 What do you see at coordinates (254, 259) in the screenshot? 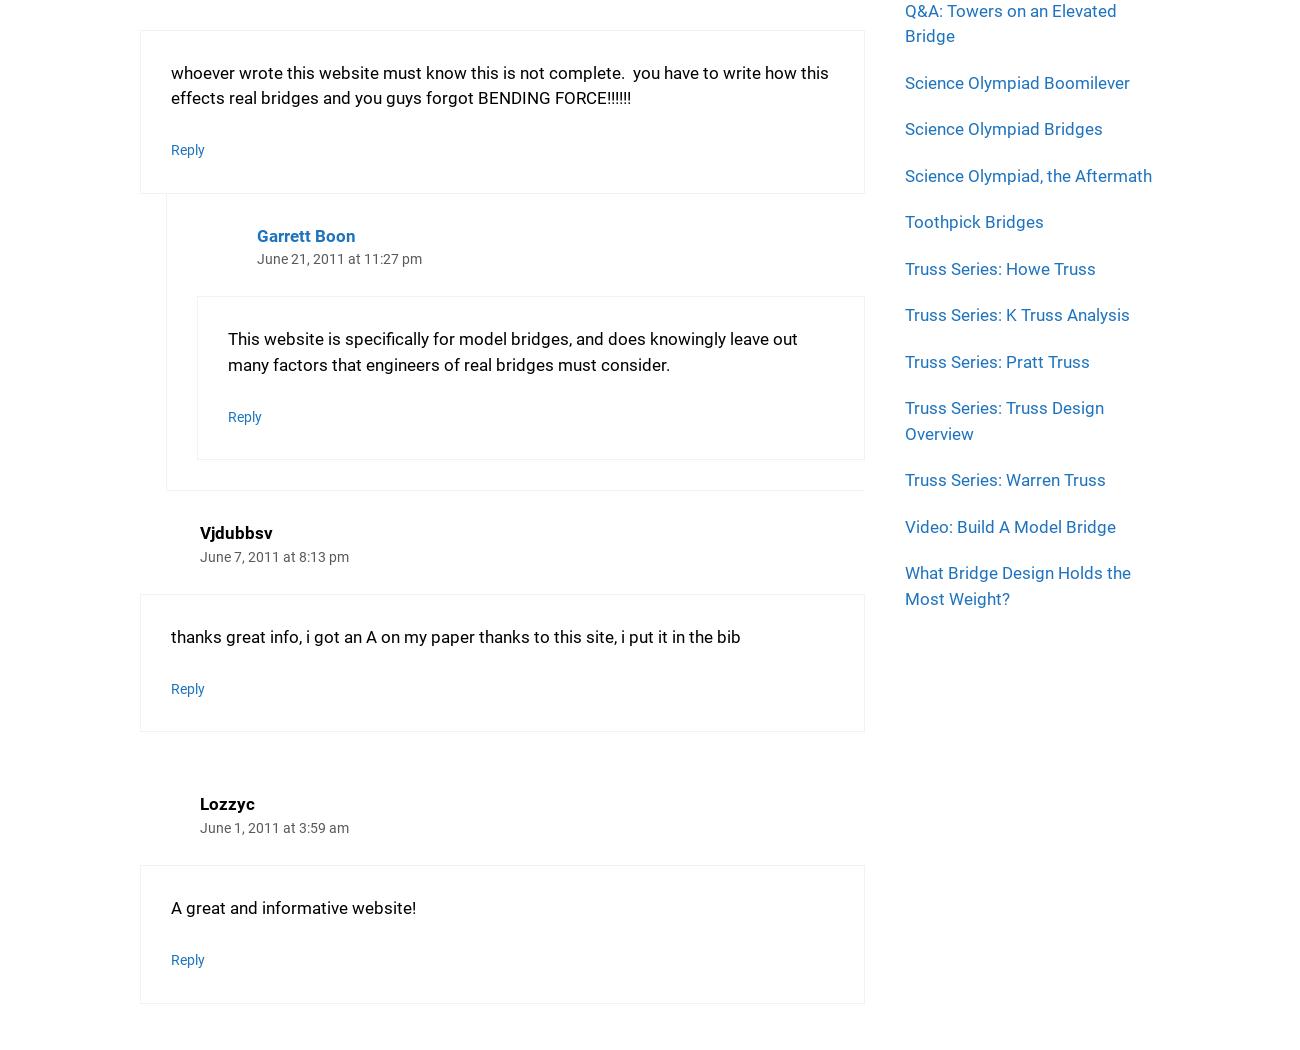
I see `'June 21, 2011 at 11:27 pm'` at bounding box center [254, 259].